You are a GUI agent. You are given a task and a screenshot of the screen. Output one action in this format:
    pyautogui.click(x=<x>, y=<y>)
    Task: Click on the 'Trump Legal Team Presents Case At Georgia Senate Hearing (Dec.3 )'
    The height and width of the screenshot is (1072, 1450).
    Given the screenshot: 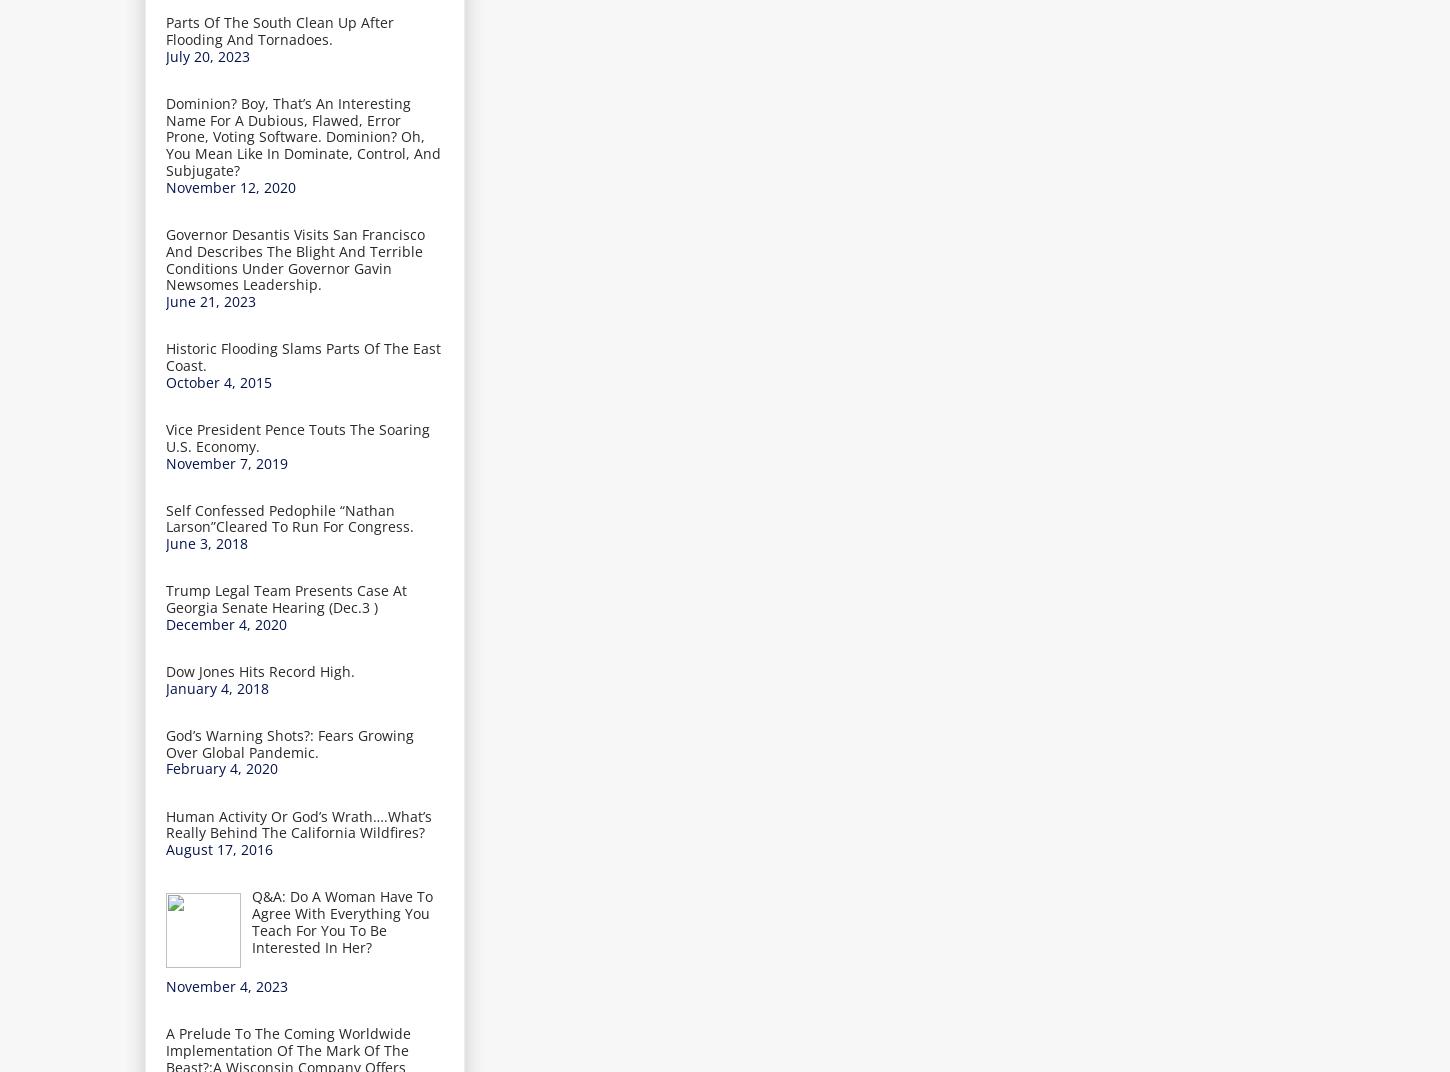 What is the action you would take?
    pyautogui.click(x=286, y=598)
    